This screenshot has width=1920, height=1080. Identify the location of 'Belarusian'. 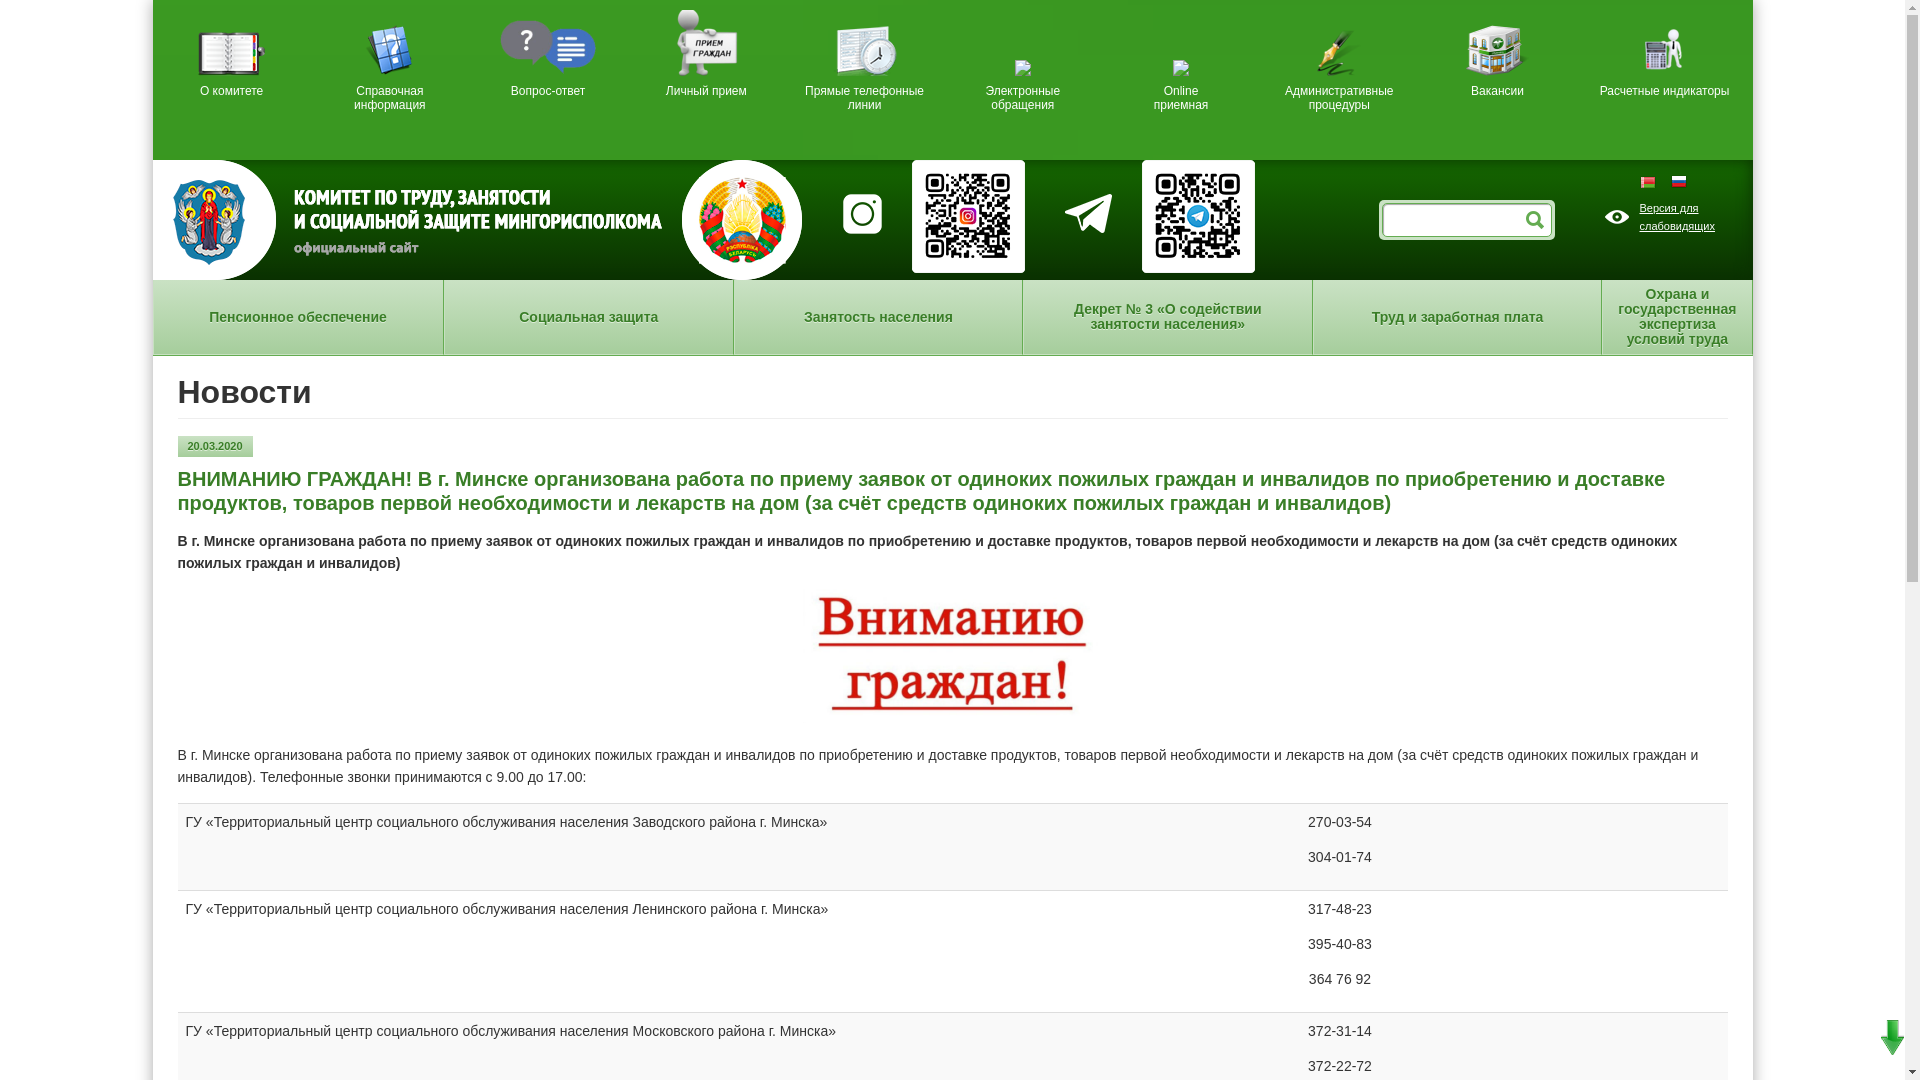
(1655, 181).